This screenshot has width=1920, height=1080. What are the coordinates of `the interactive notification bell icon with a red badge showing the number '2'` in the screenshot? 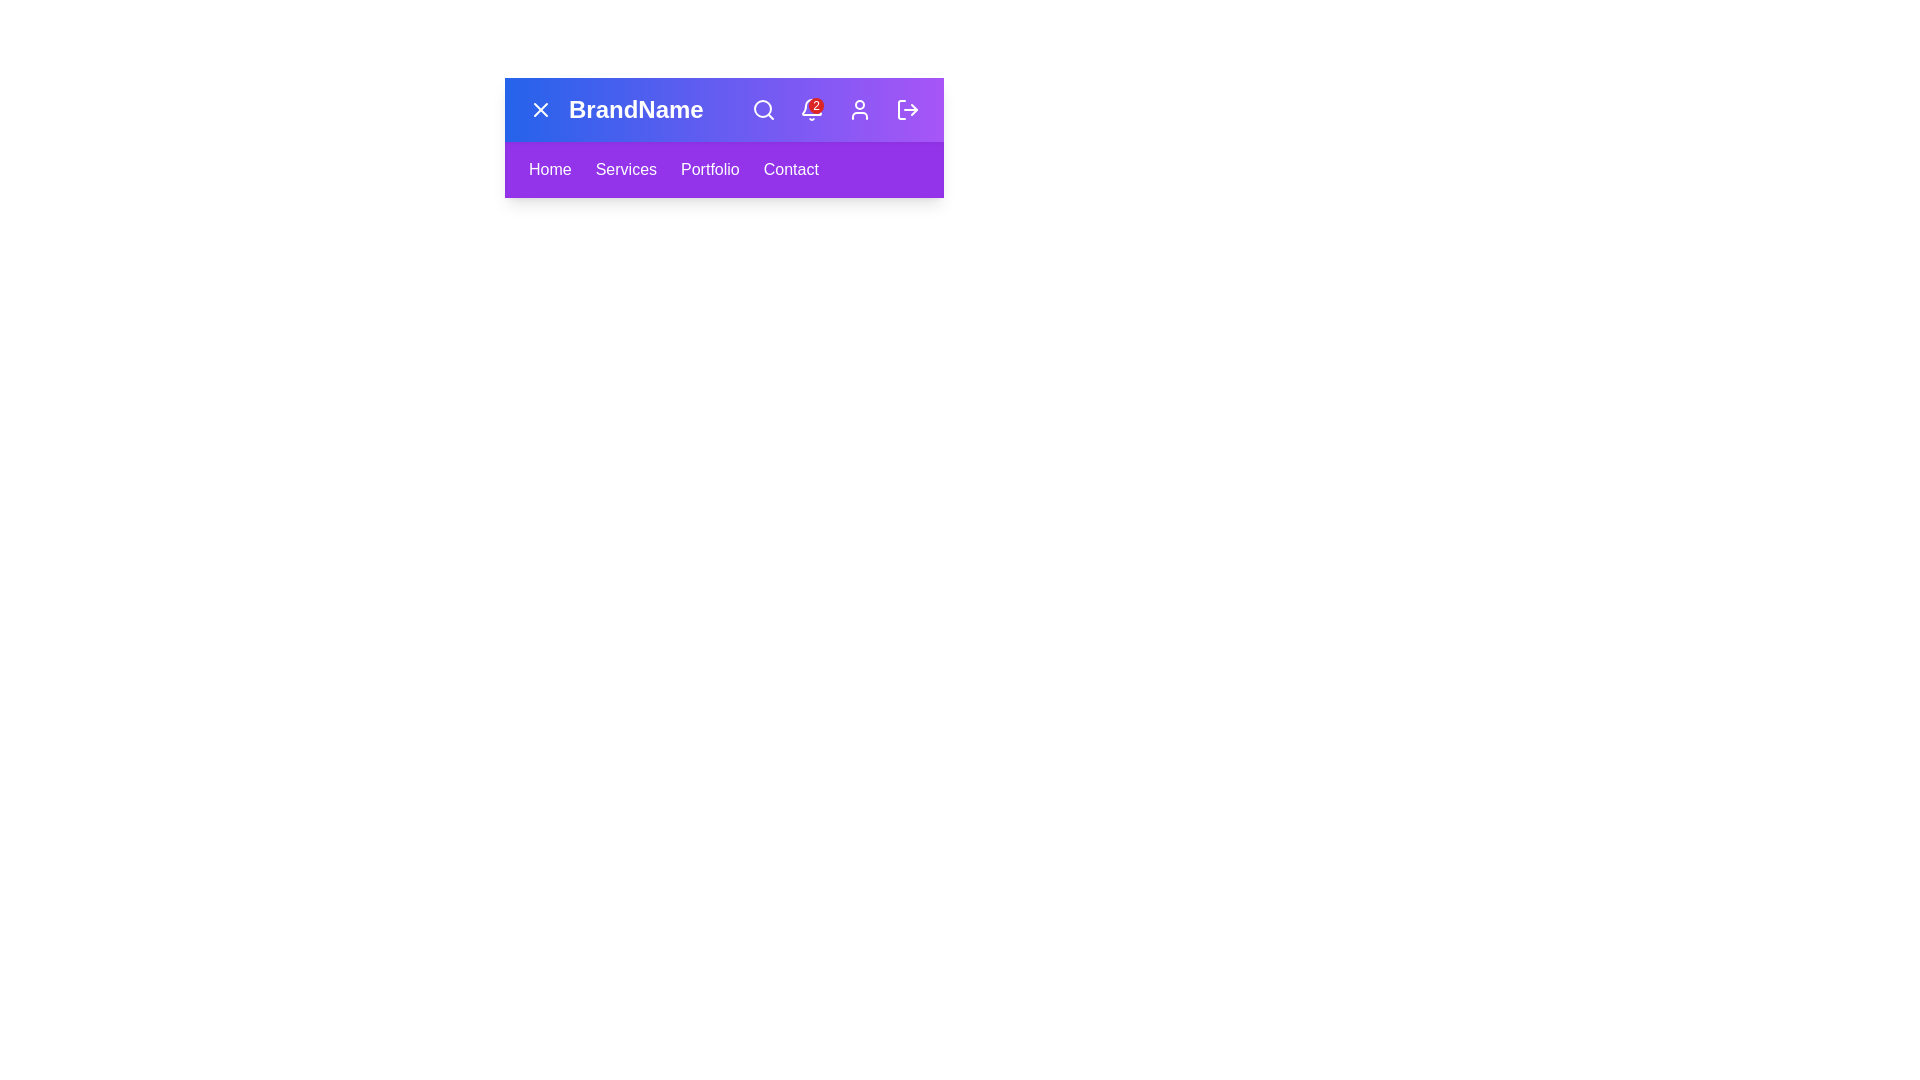 It's located at (811, 110).